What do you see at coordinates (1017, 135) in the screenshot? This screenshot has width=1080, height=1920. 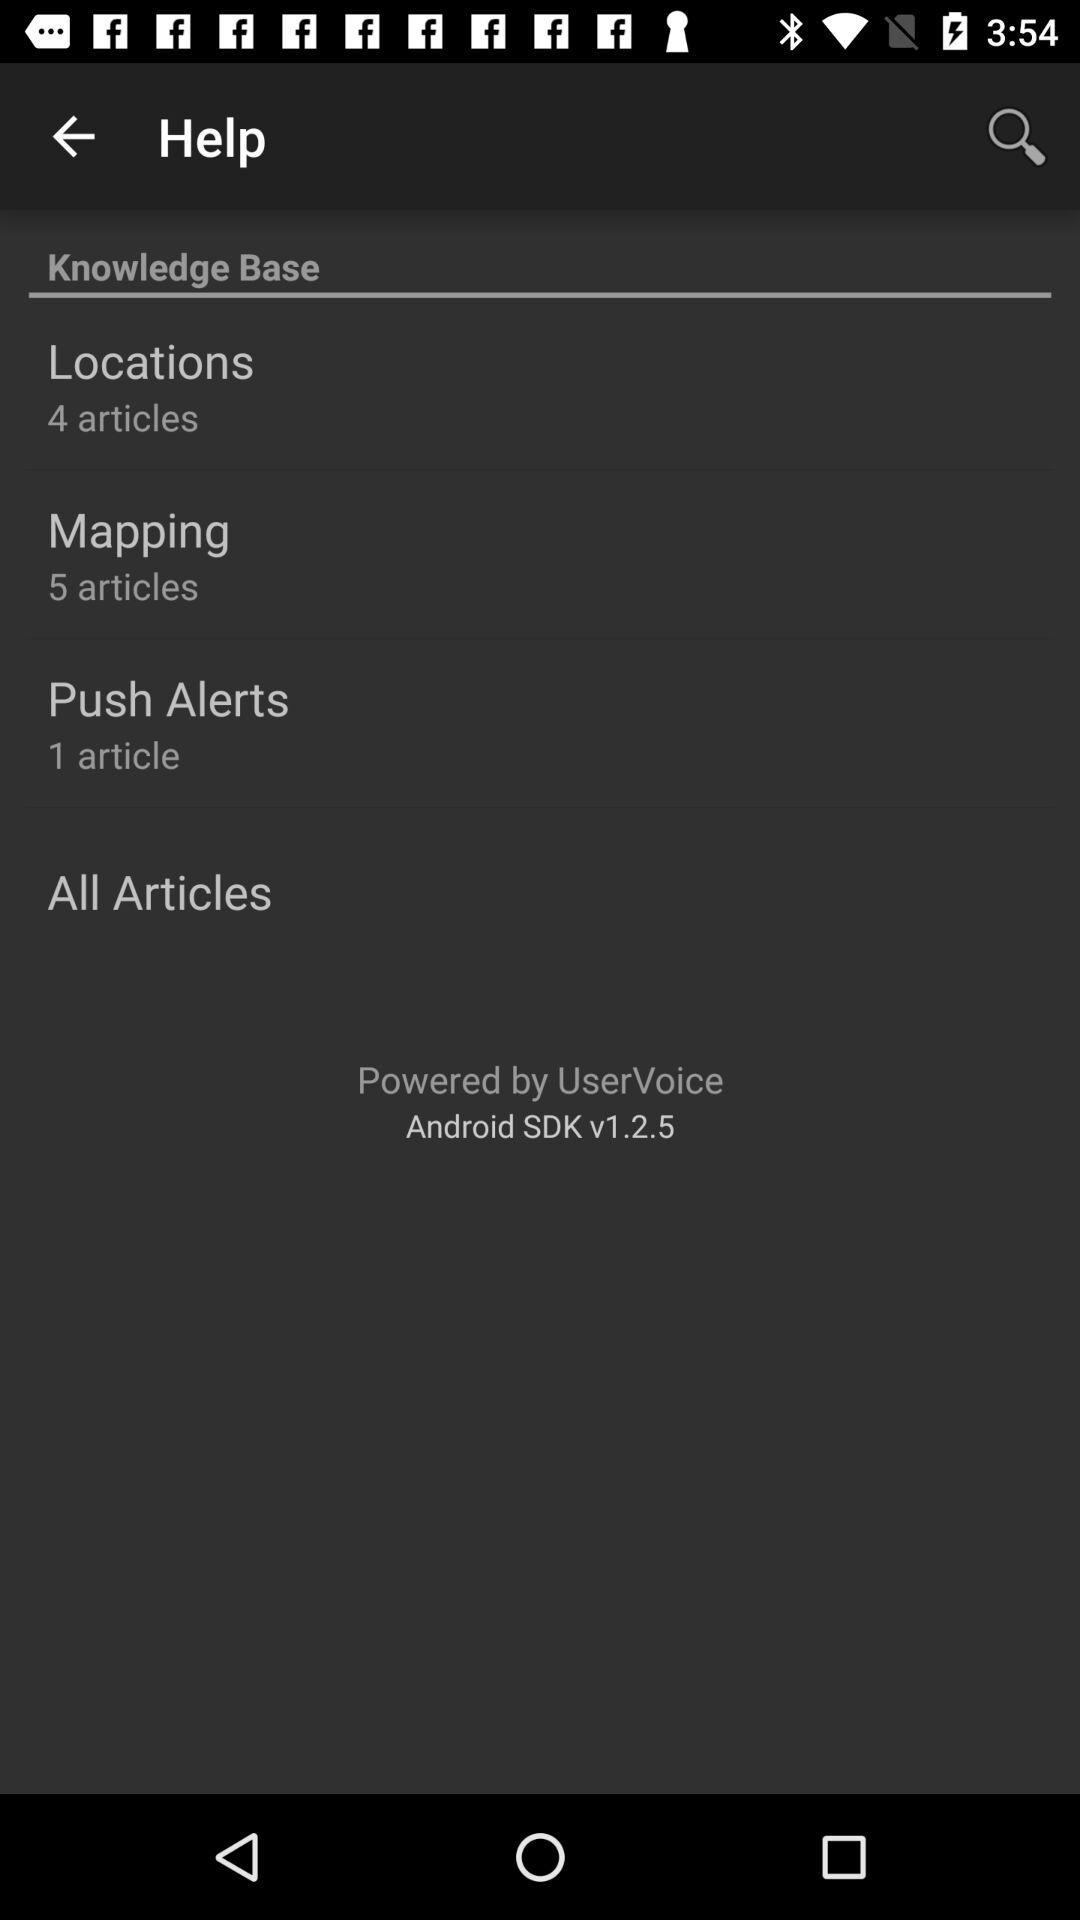 I see `icon above the knowledge base` at bounding box center [1017, 135].